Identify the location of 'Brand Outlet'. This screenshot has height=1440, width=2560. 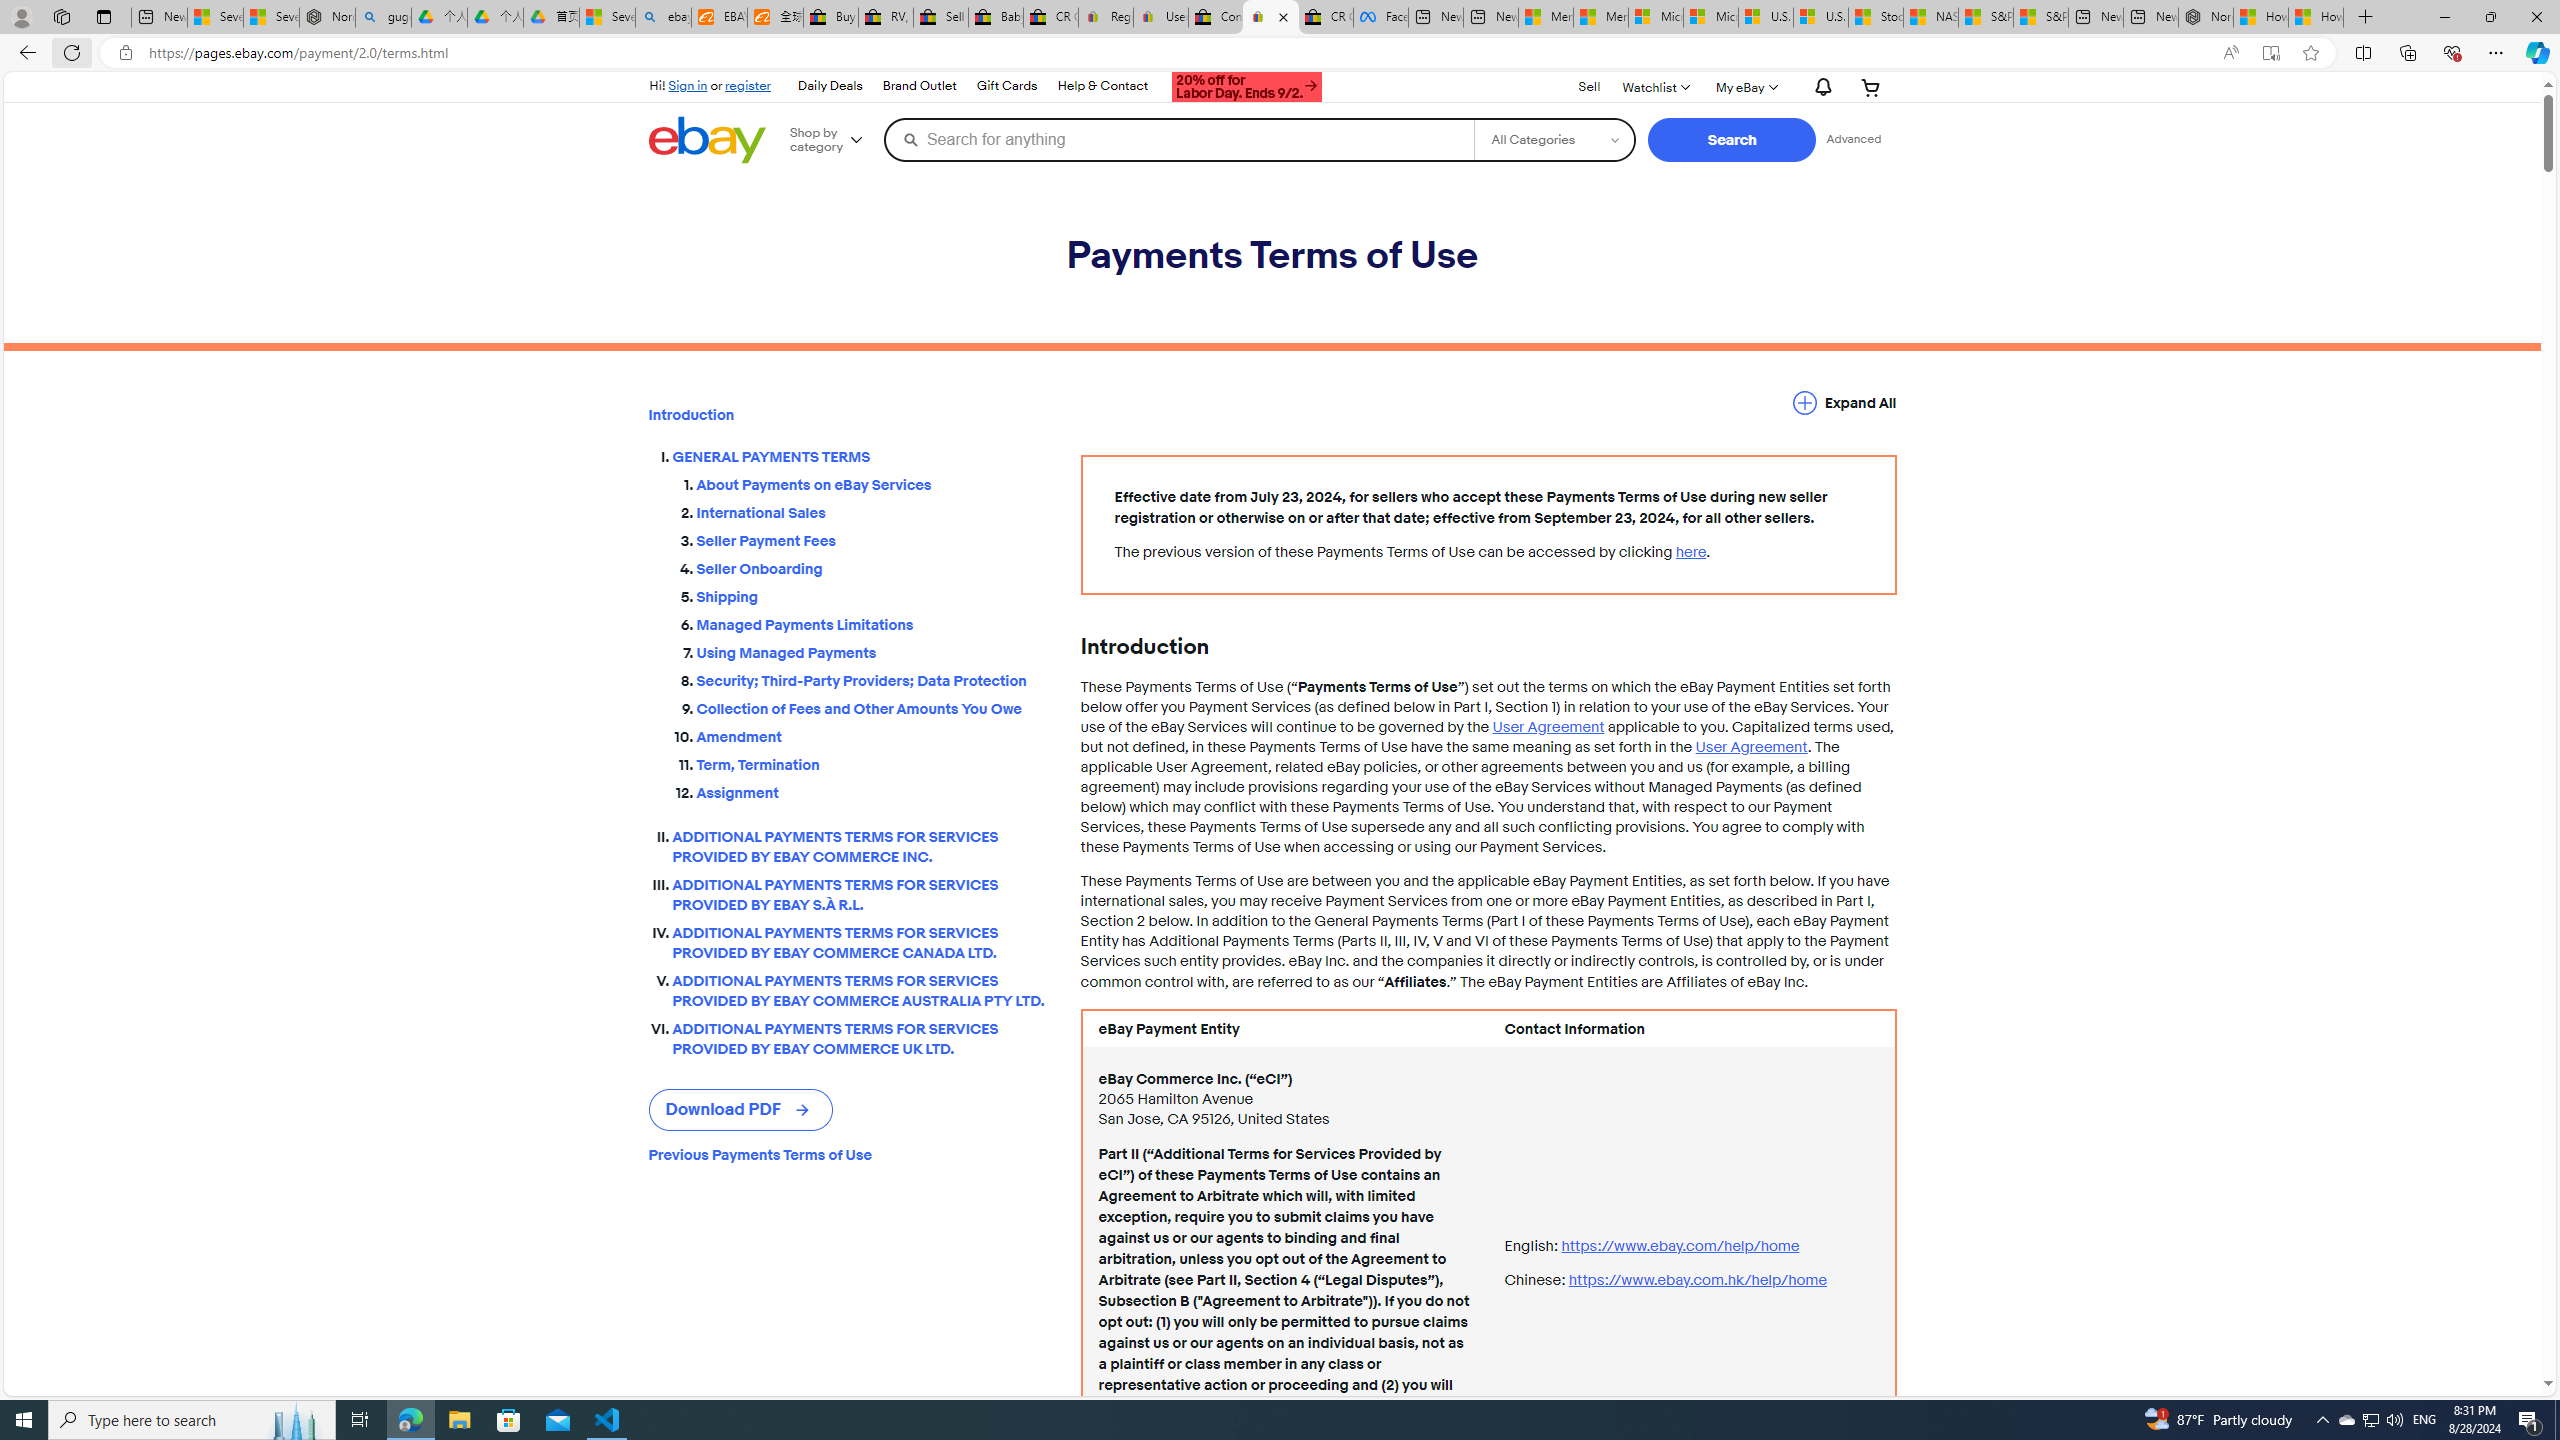
(917, 85).